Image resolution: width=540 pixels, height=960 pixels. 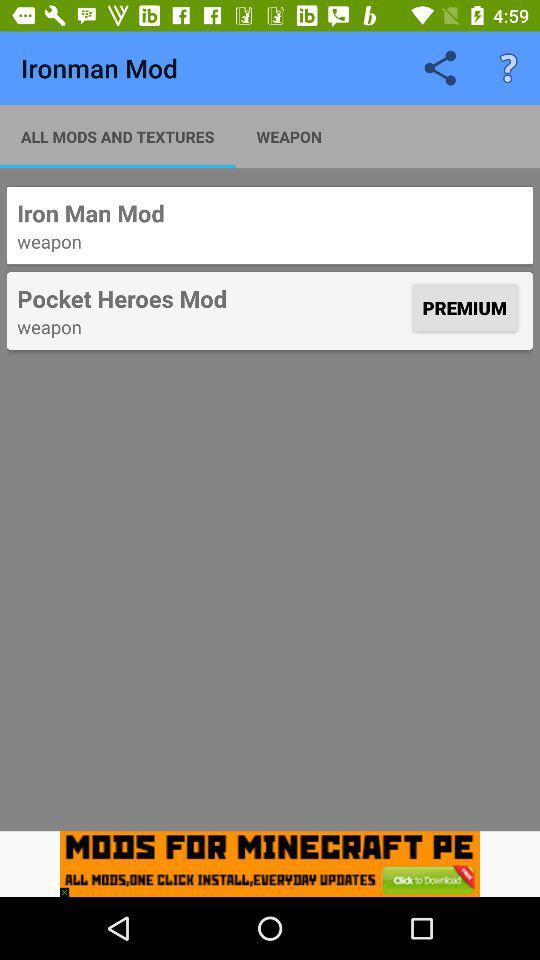 What do you see at coordinates (508, 68) in the screenshot?
I see `item above the iron man mod` at bounding box center [508, 68].